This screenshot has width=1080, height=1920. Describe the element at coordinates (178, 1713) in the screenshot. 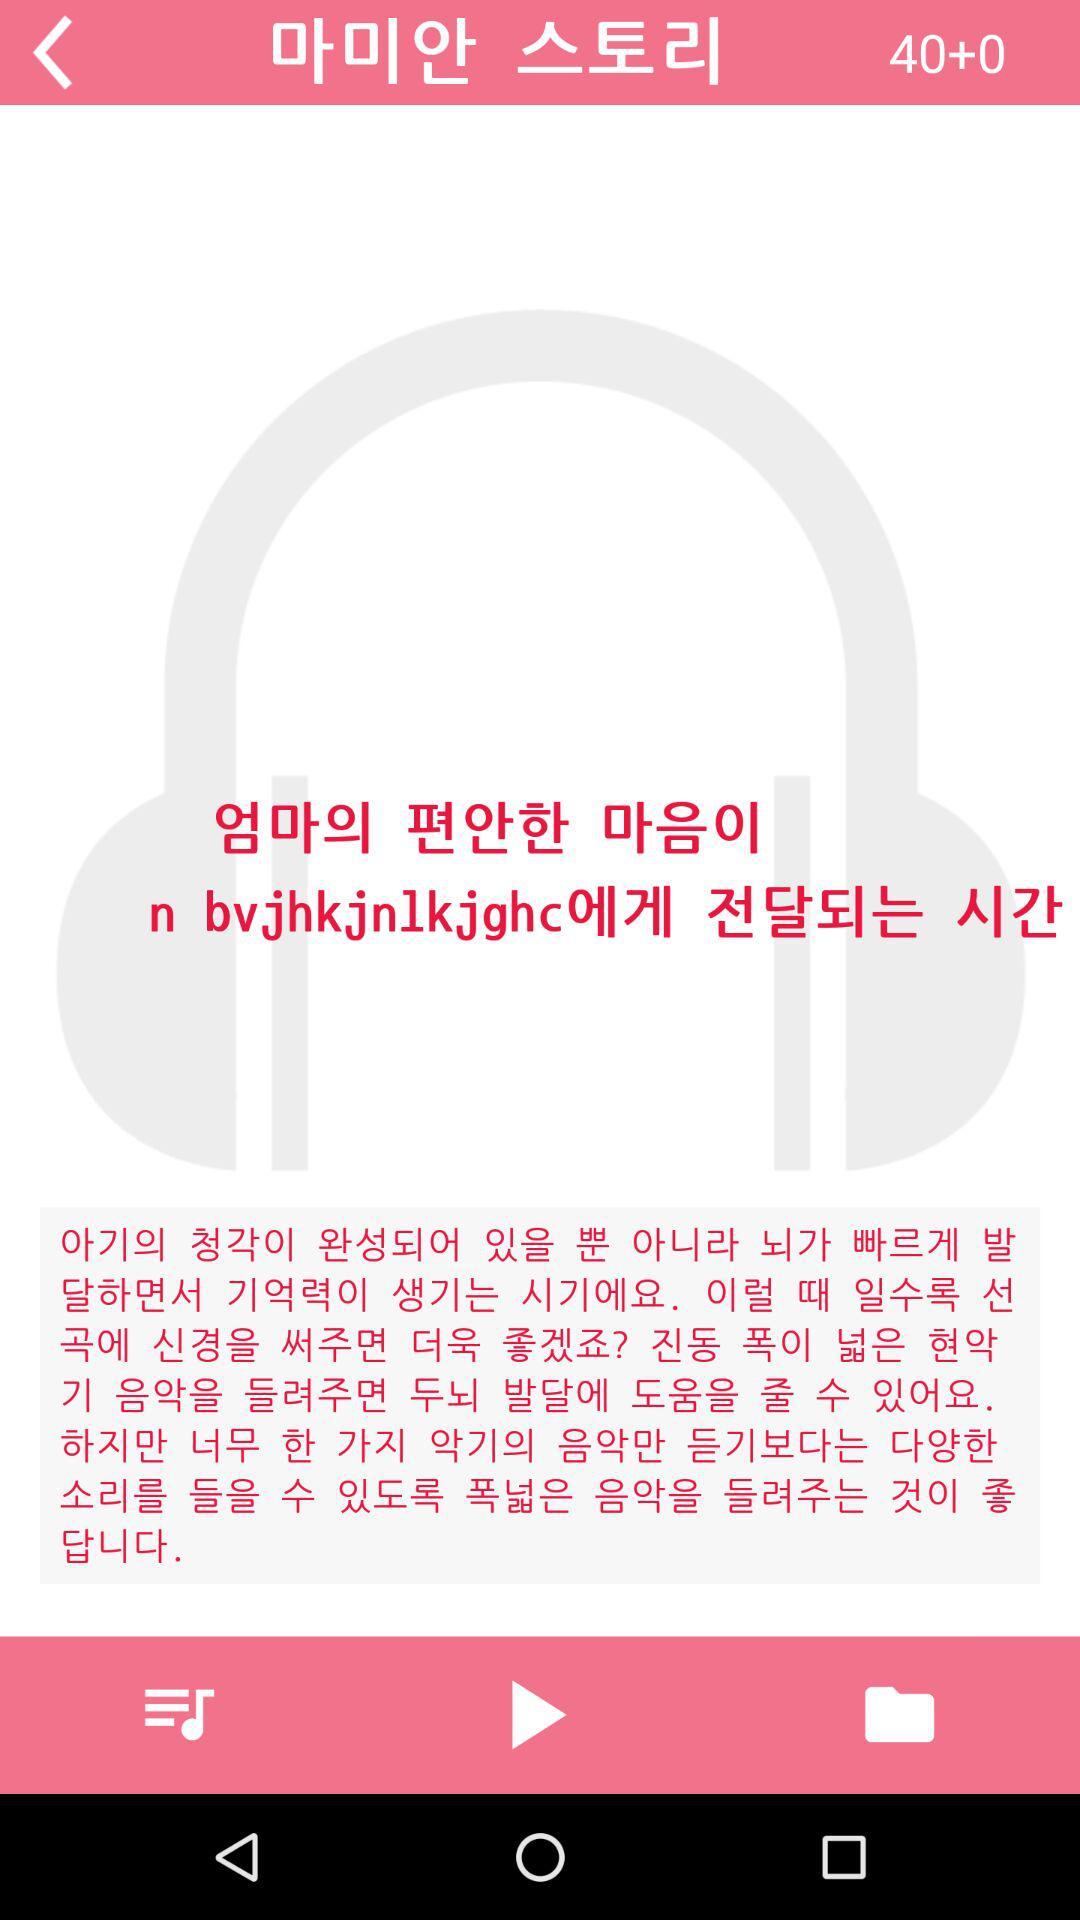

I see `icon at the bottom left corner` at that location.